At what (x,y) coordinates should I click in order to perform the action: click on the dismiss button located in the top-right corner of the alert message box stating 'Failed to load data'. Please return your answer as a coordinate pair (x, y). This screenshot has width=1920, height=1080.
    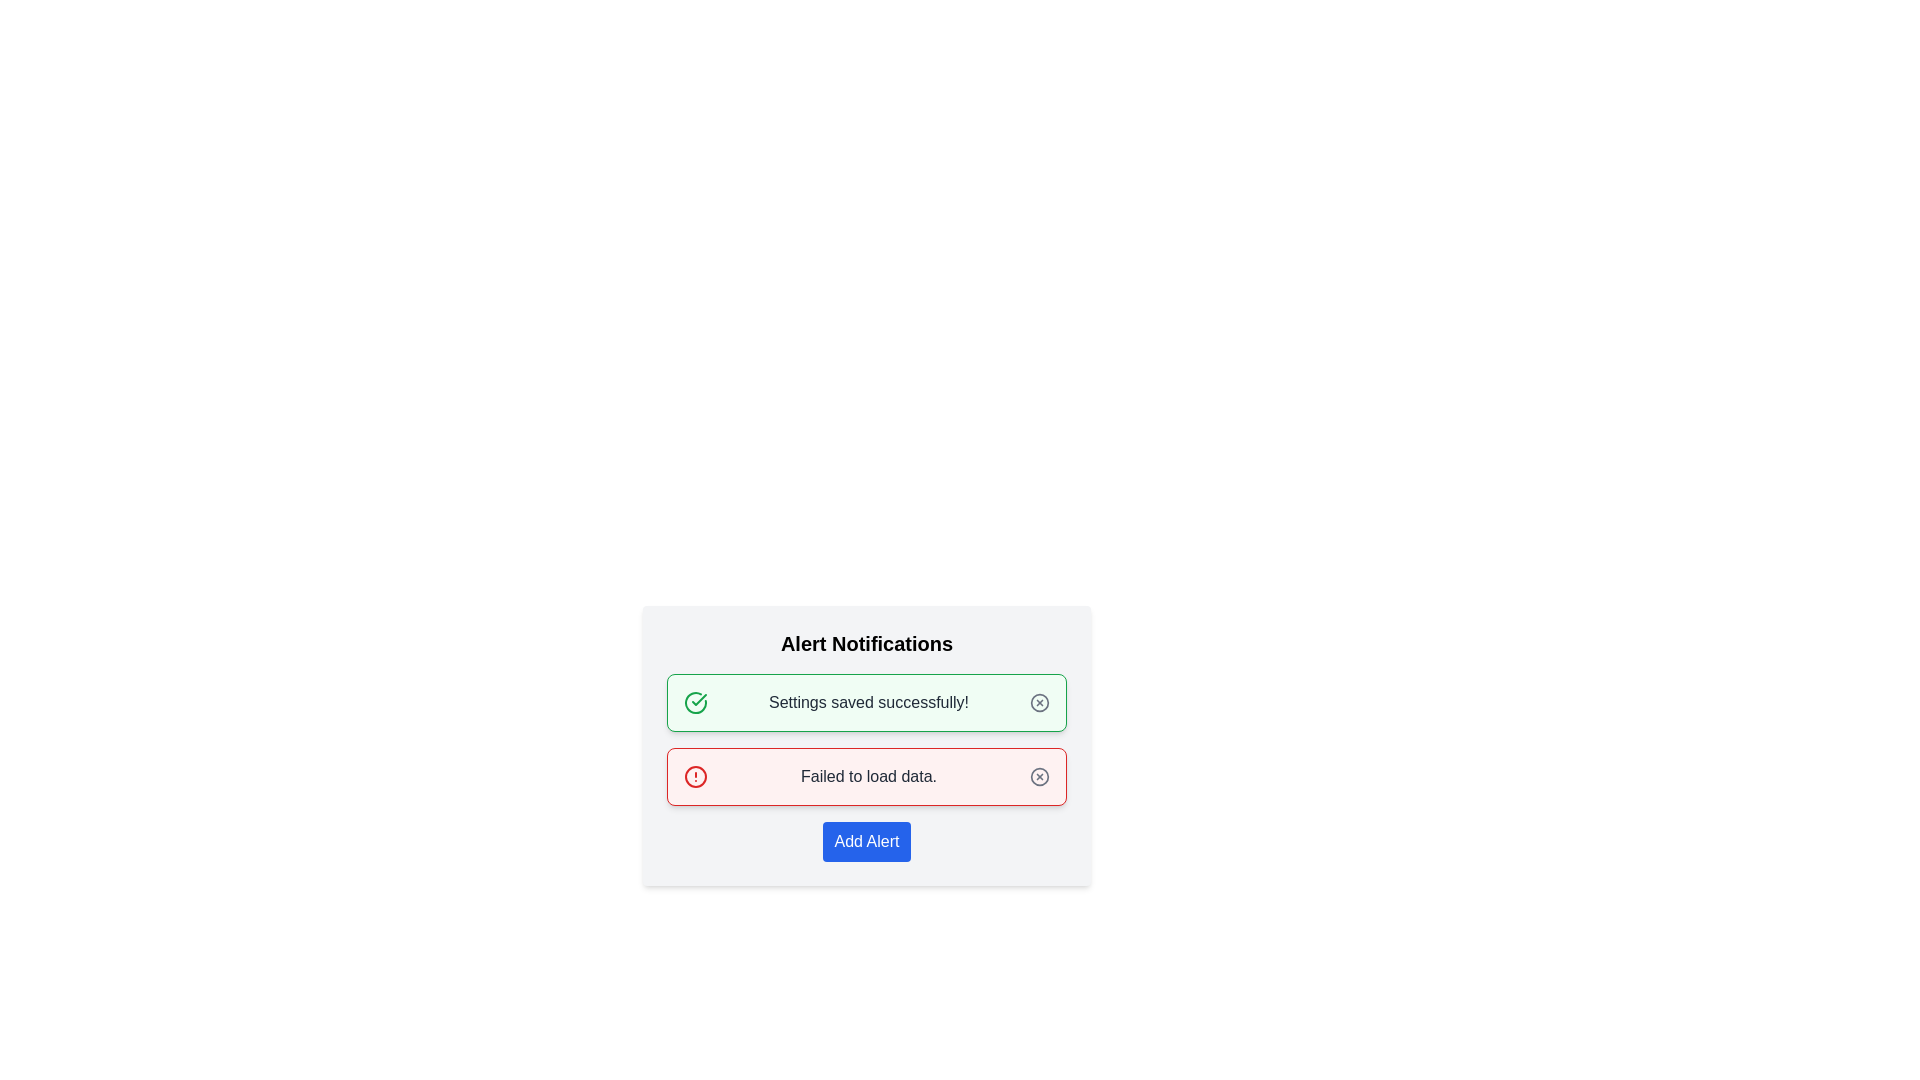
    Looking at the image, I should click on (1040, 775).